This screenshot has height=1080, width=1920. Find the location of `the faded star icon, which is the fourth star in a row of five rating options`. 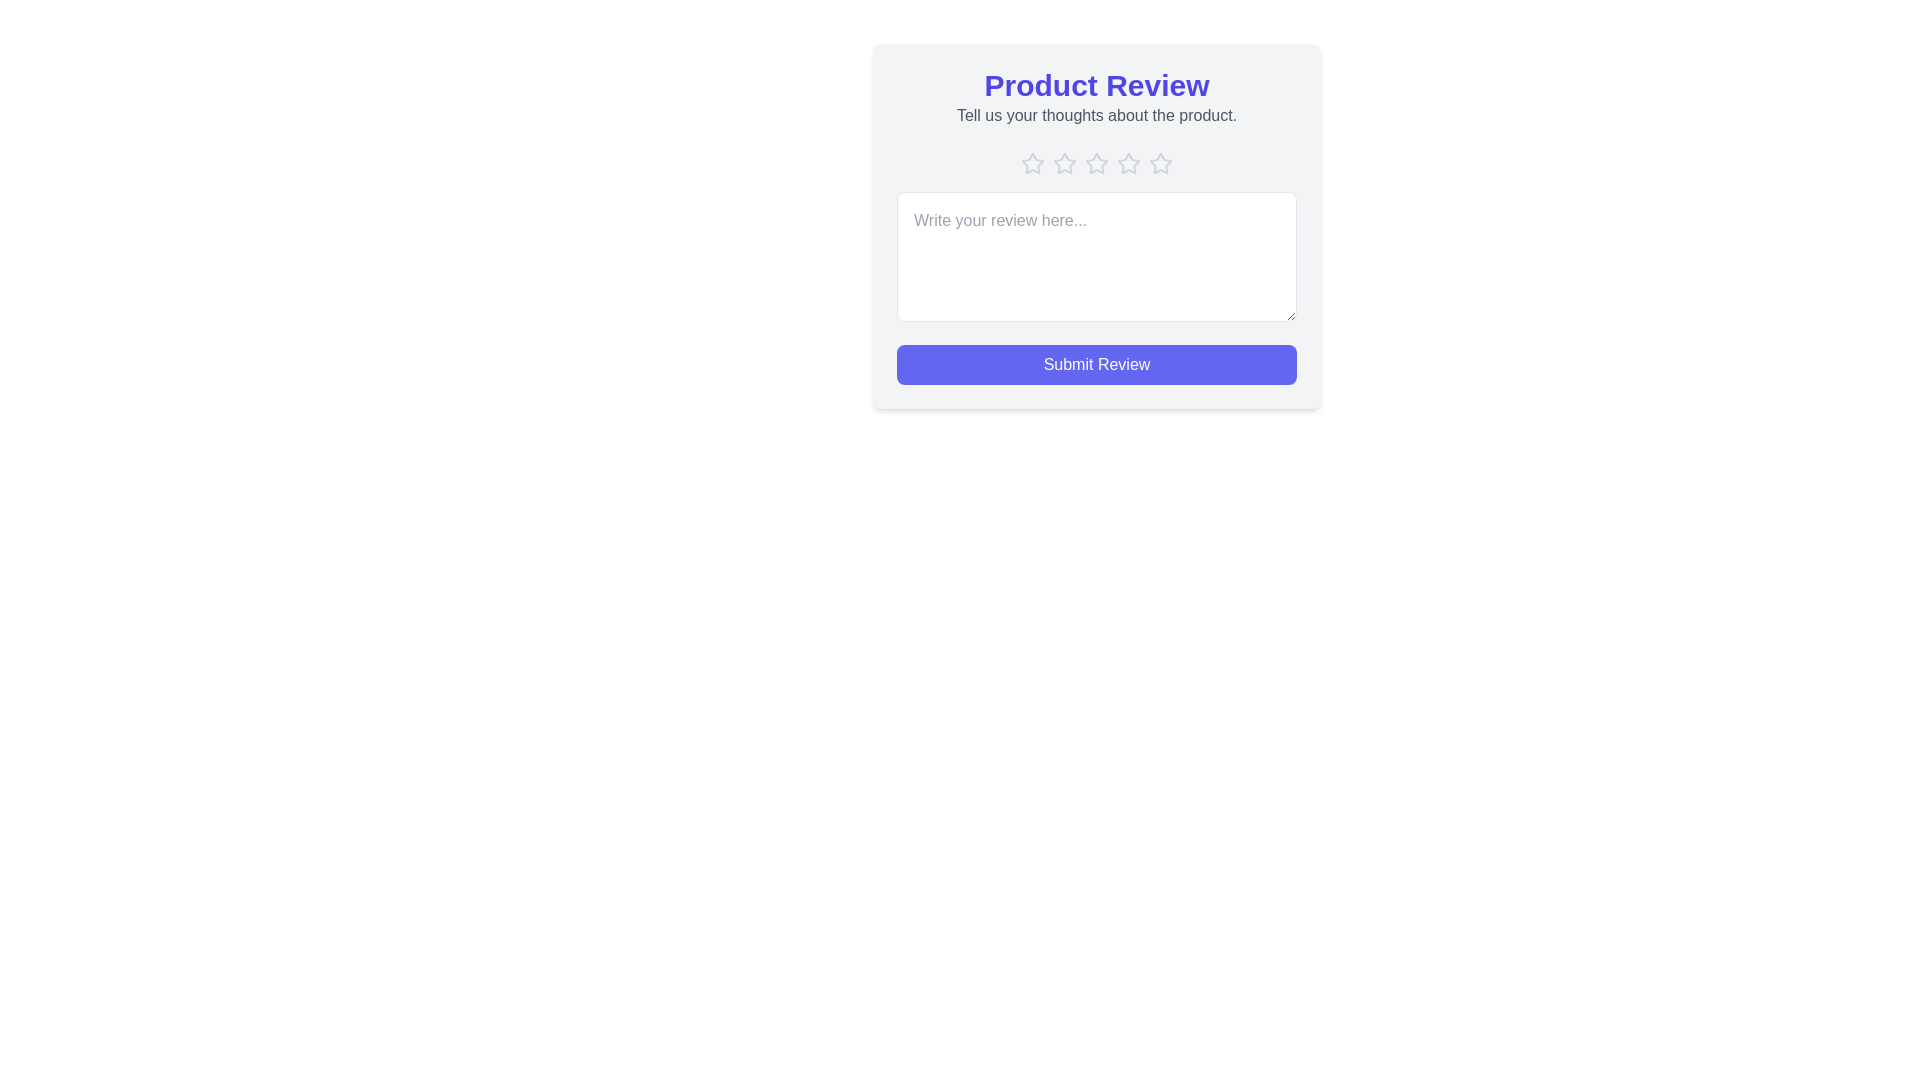

the faded star icon, which is the fourth star in a row of five rating options is located at coordinates (1128, 163).